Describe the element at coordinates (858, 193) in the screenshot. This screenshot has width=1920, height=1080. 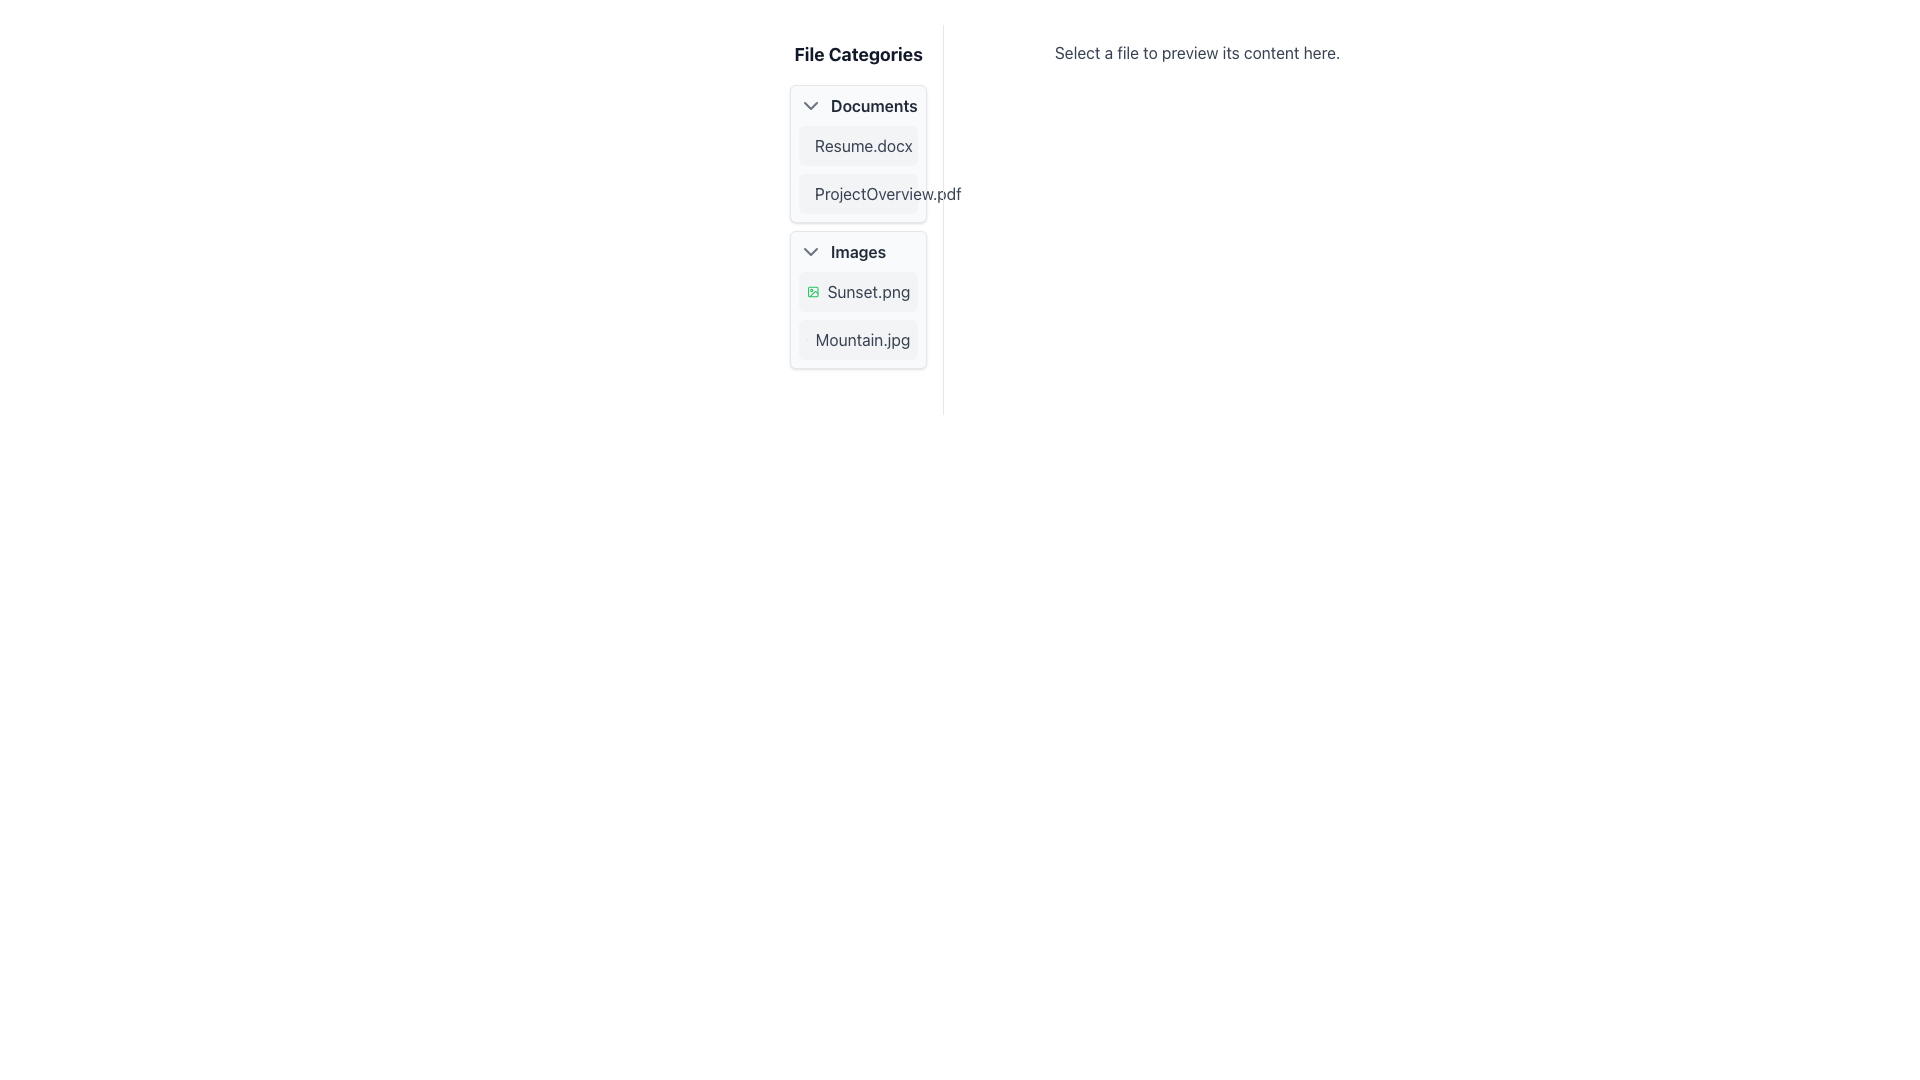
I see `the selectable file labeled 'ProjectOverview.pdf' located as the second item under the 'Documents' category` at that location.